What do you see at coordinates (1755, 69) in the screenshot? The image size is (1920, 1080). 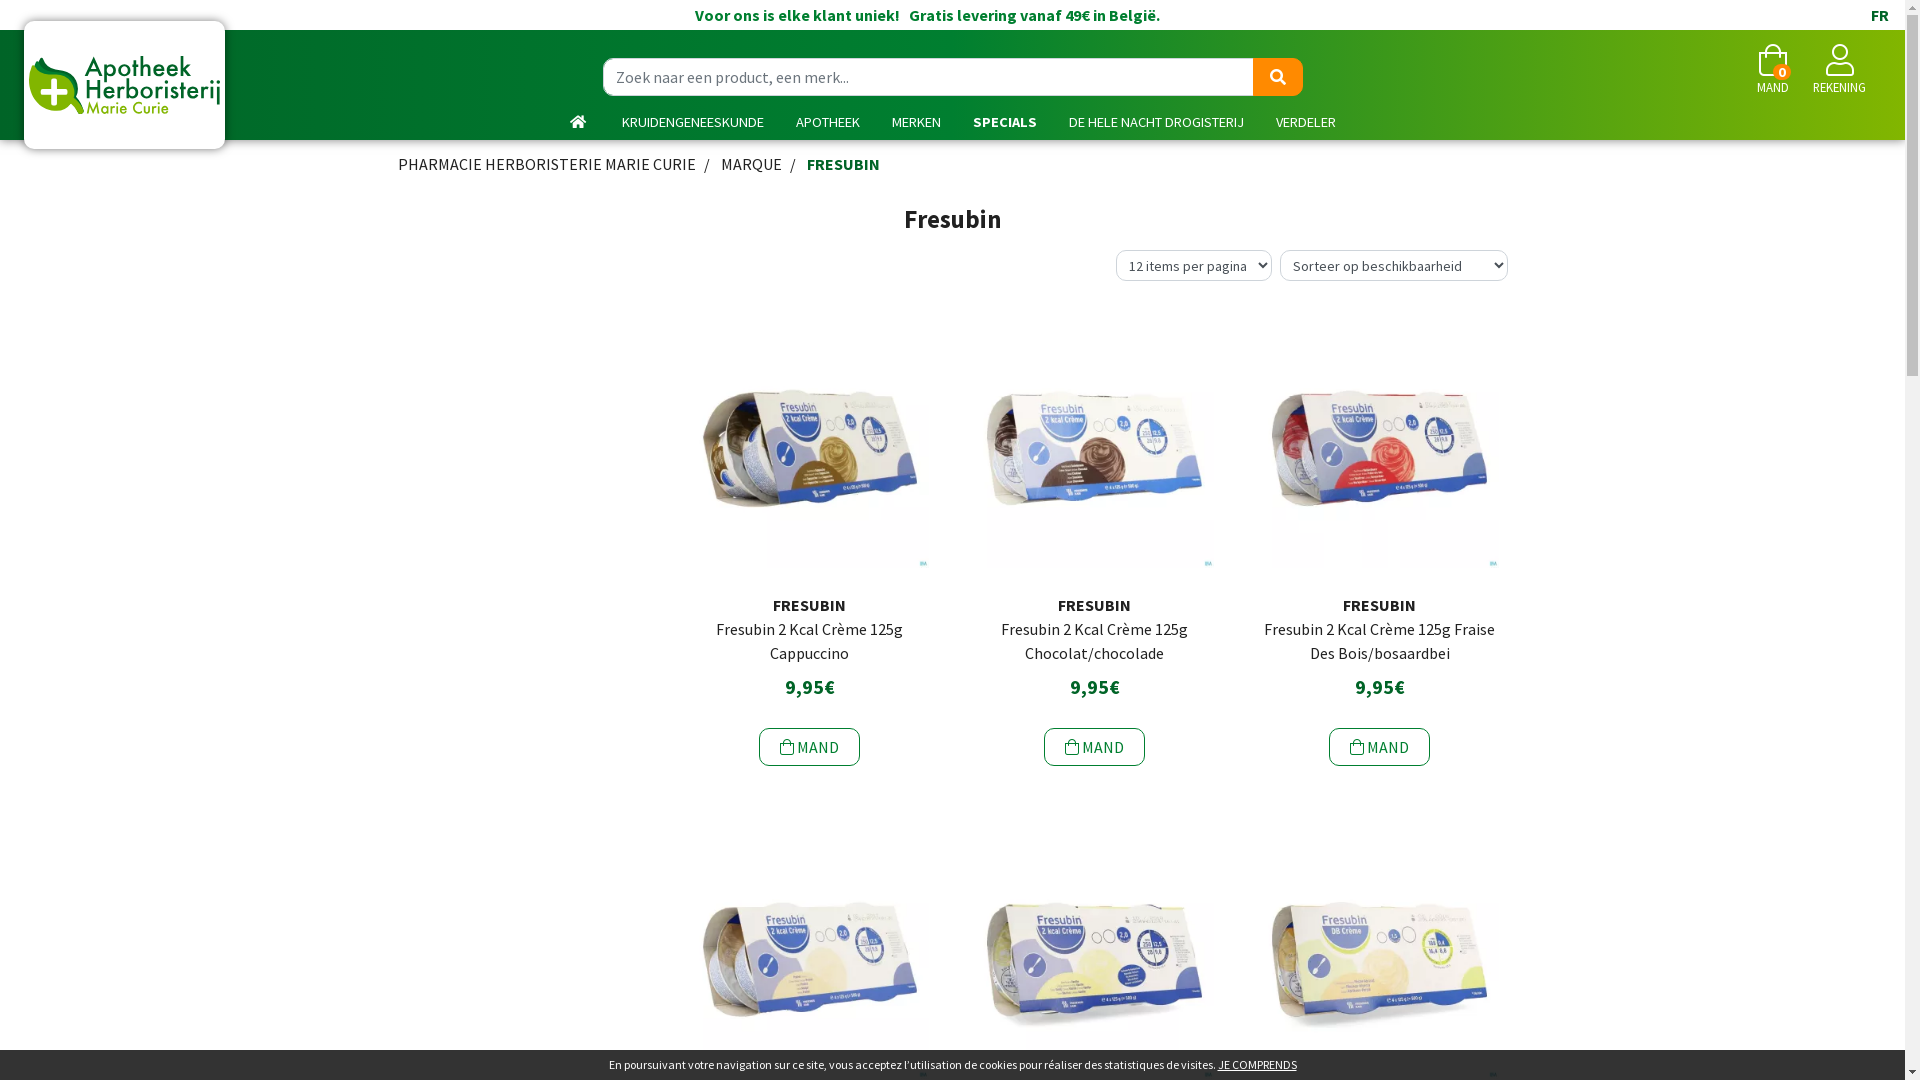 I see `'MAND` at bounding box center [1755, 69].